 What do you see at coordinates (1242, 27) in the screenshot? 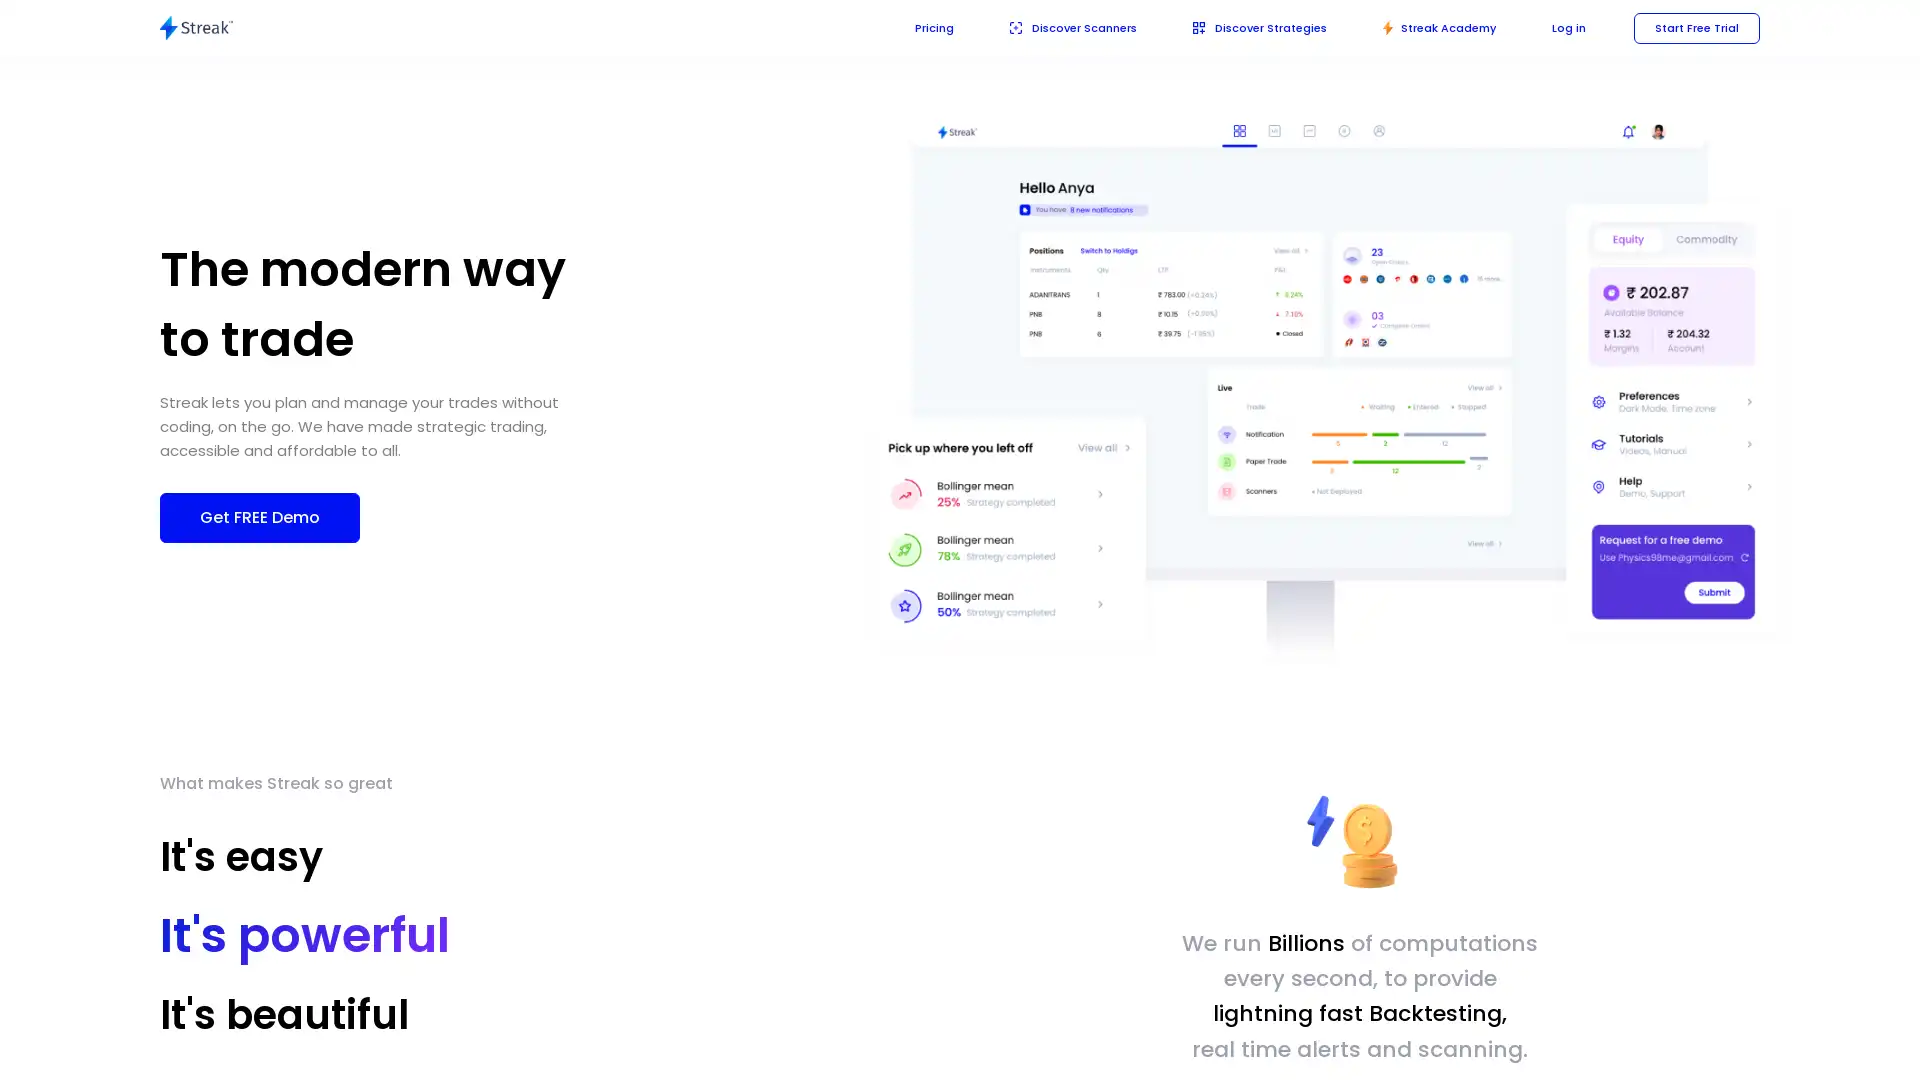
I see `Discover Strategies` at bounding box center [1242, 27].